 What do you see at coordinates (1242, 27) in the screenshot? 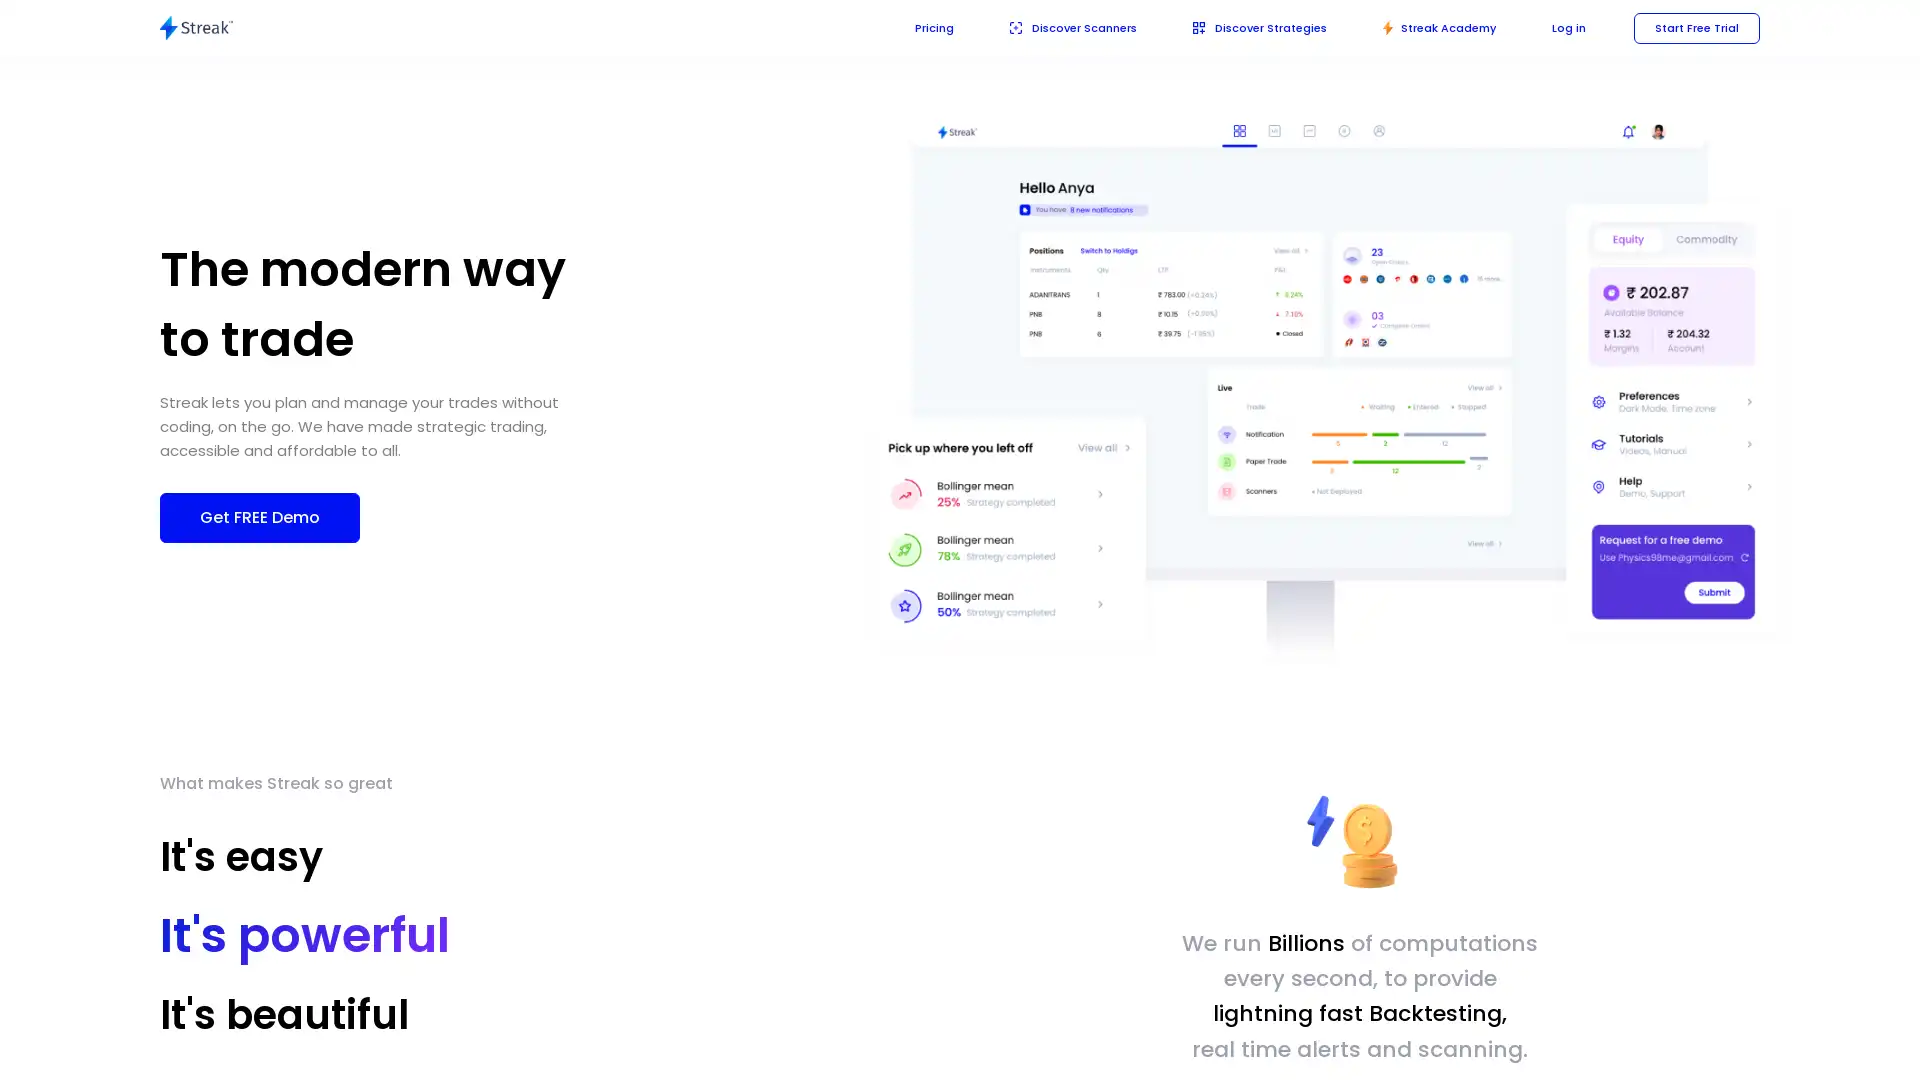
I see `Discover Strategies` at bounding box center [1242, 27].